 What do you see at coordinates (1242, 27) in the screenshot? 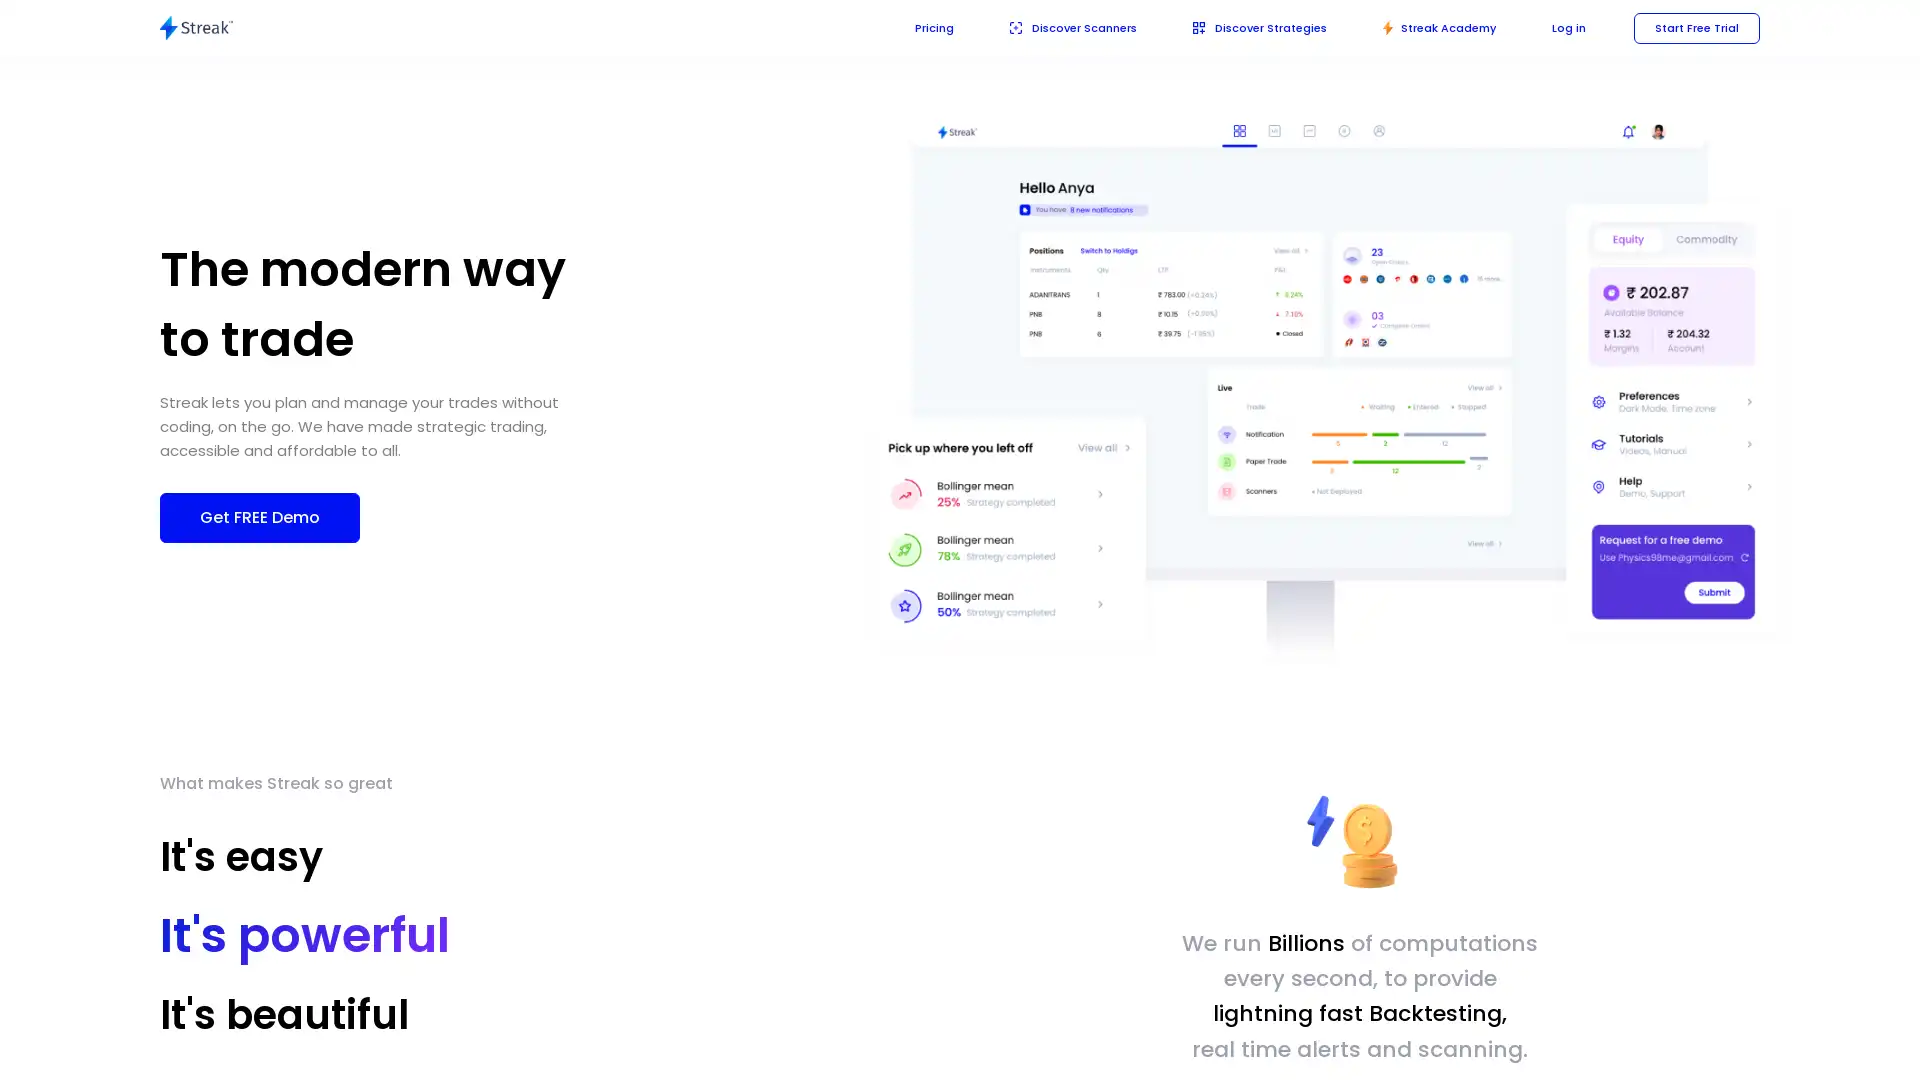
I see `Discover Strategies` at bounding box center [1242, 27].